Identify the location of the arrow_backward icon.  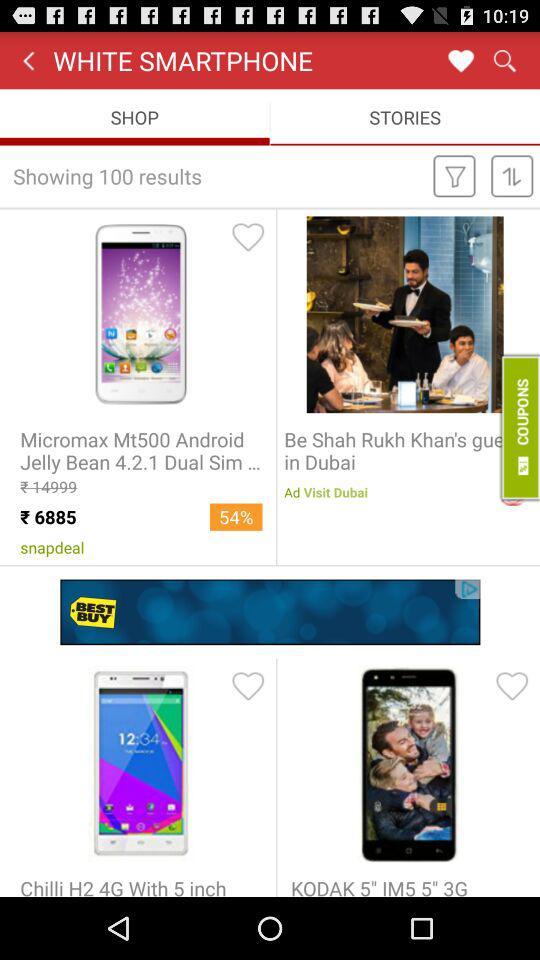
(27, 64).